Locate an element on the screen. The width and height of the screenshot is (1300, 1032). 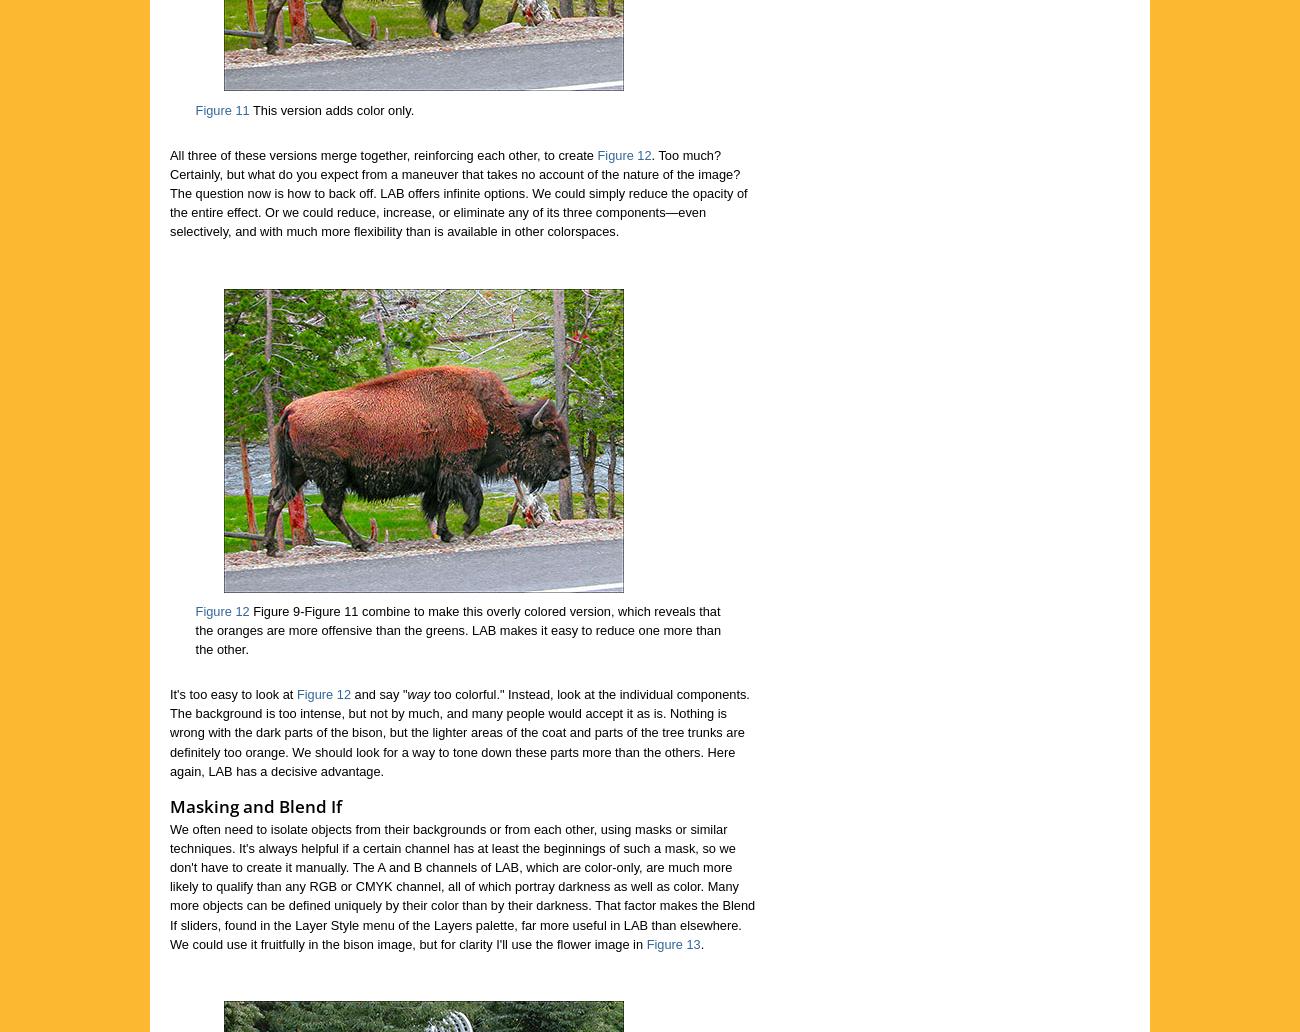
'and say "' is located at coordinates (377, 693).